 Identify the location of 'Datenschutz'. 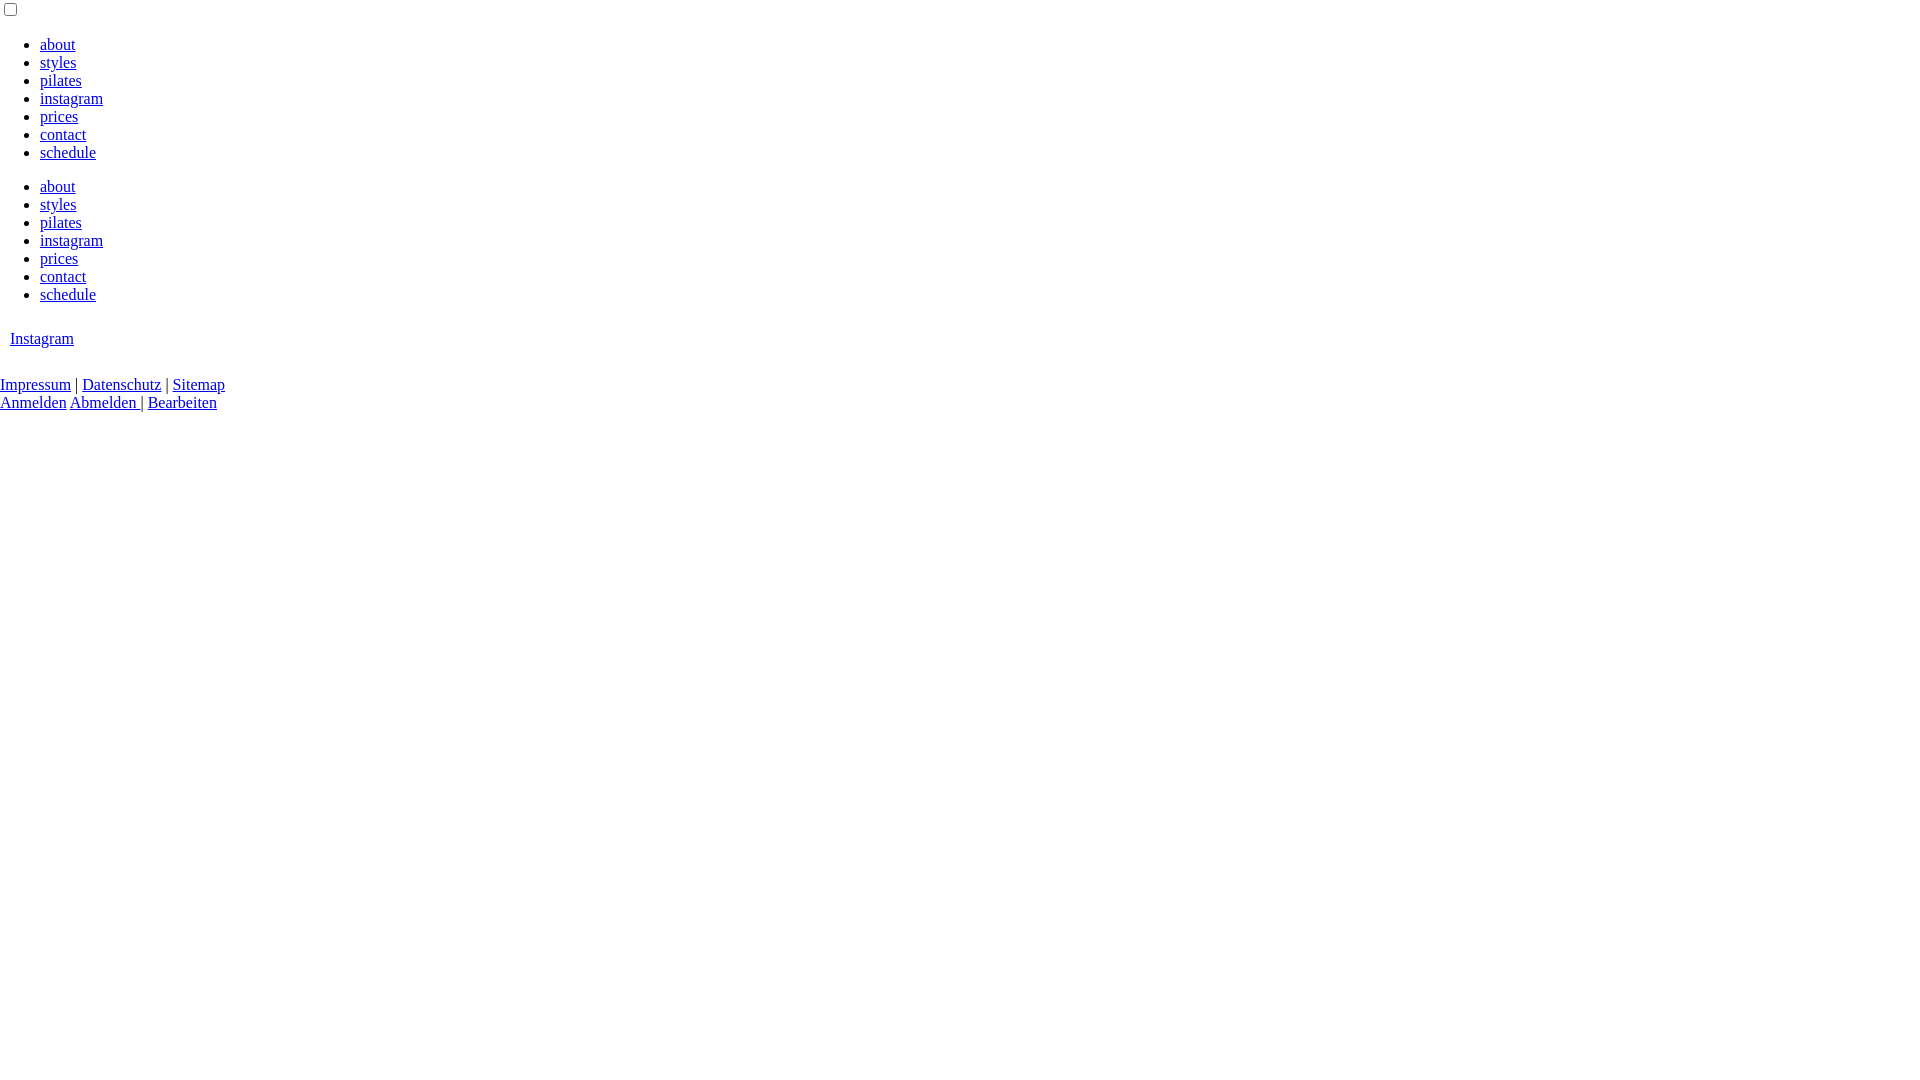
(120, 384).